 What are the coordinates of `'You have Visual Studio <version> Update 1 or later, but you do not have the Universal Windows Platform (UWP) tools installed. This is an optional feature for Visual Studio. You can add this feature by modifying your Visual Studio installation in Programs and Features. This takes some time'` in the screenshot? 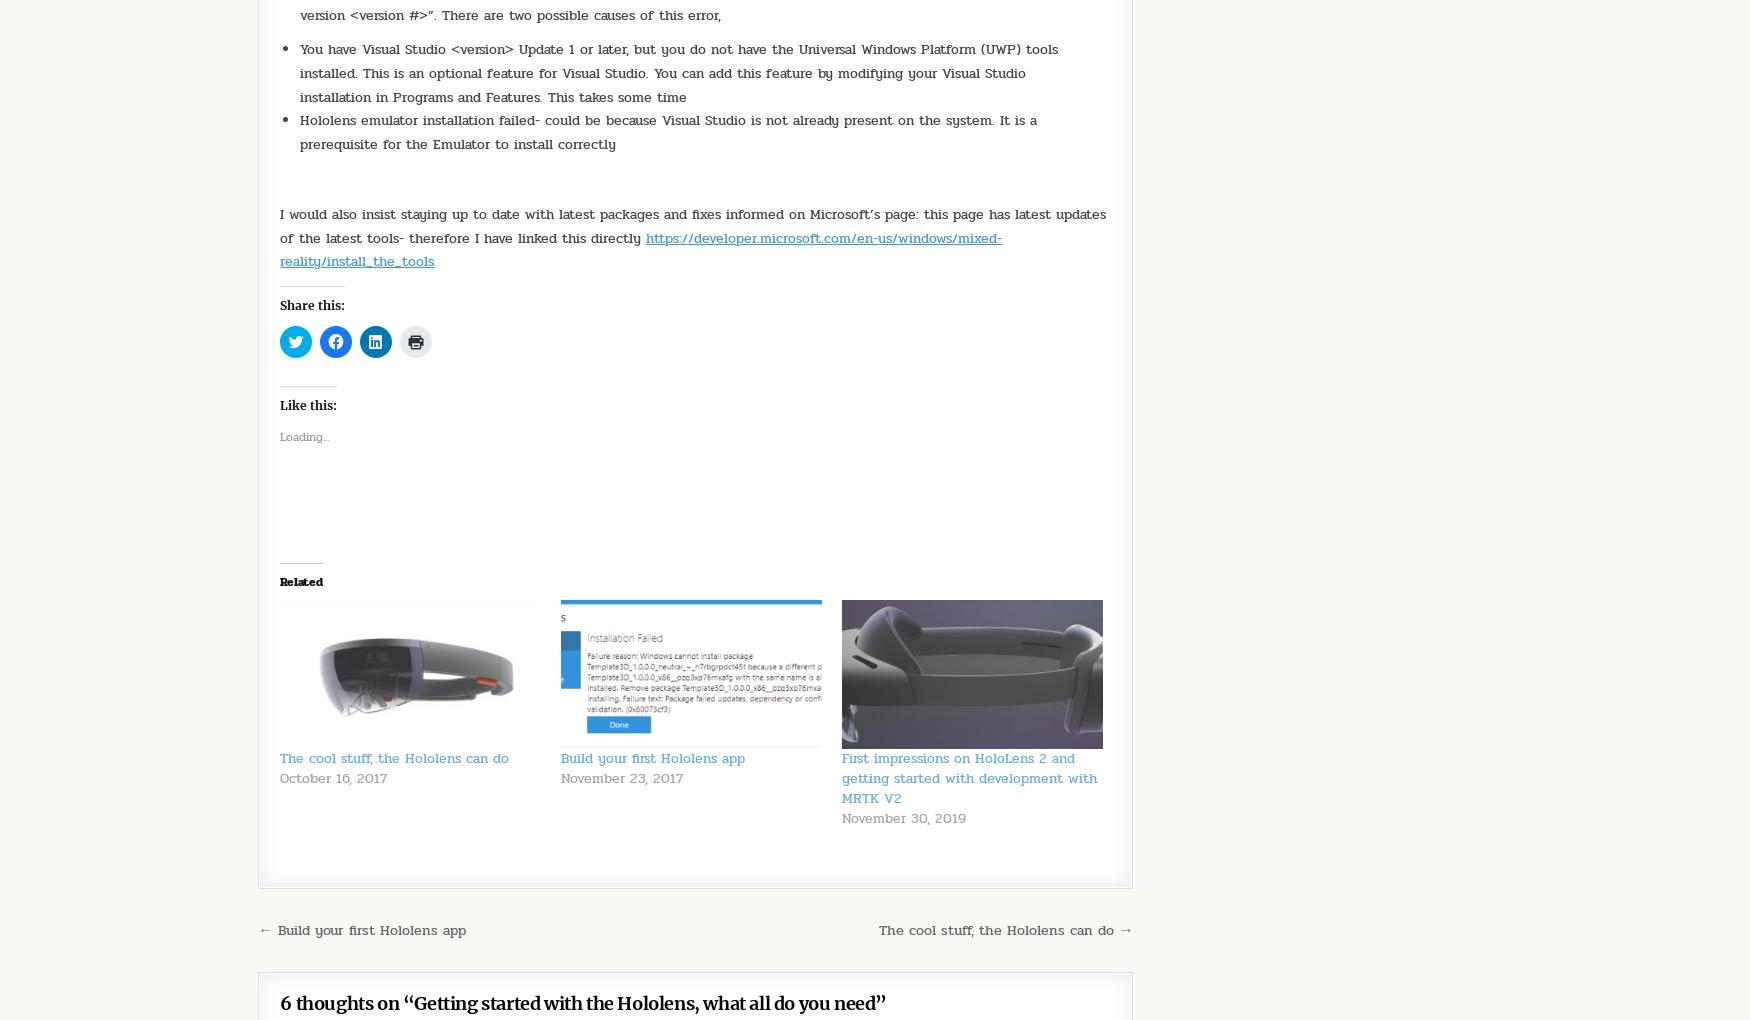 It's located at (678, 73).